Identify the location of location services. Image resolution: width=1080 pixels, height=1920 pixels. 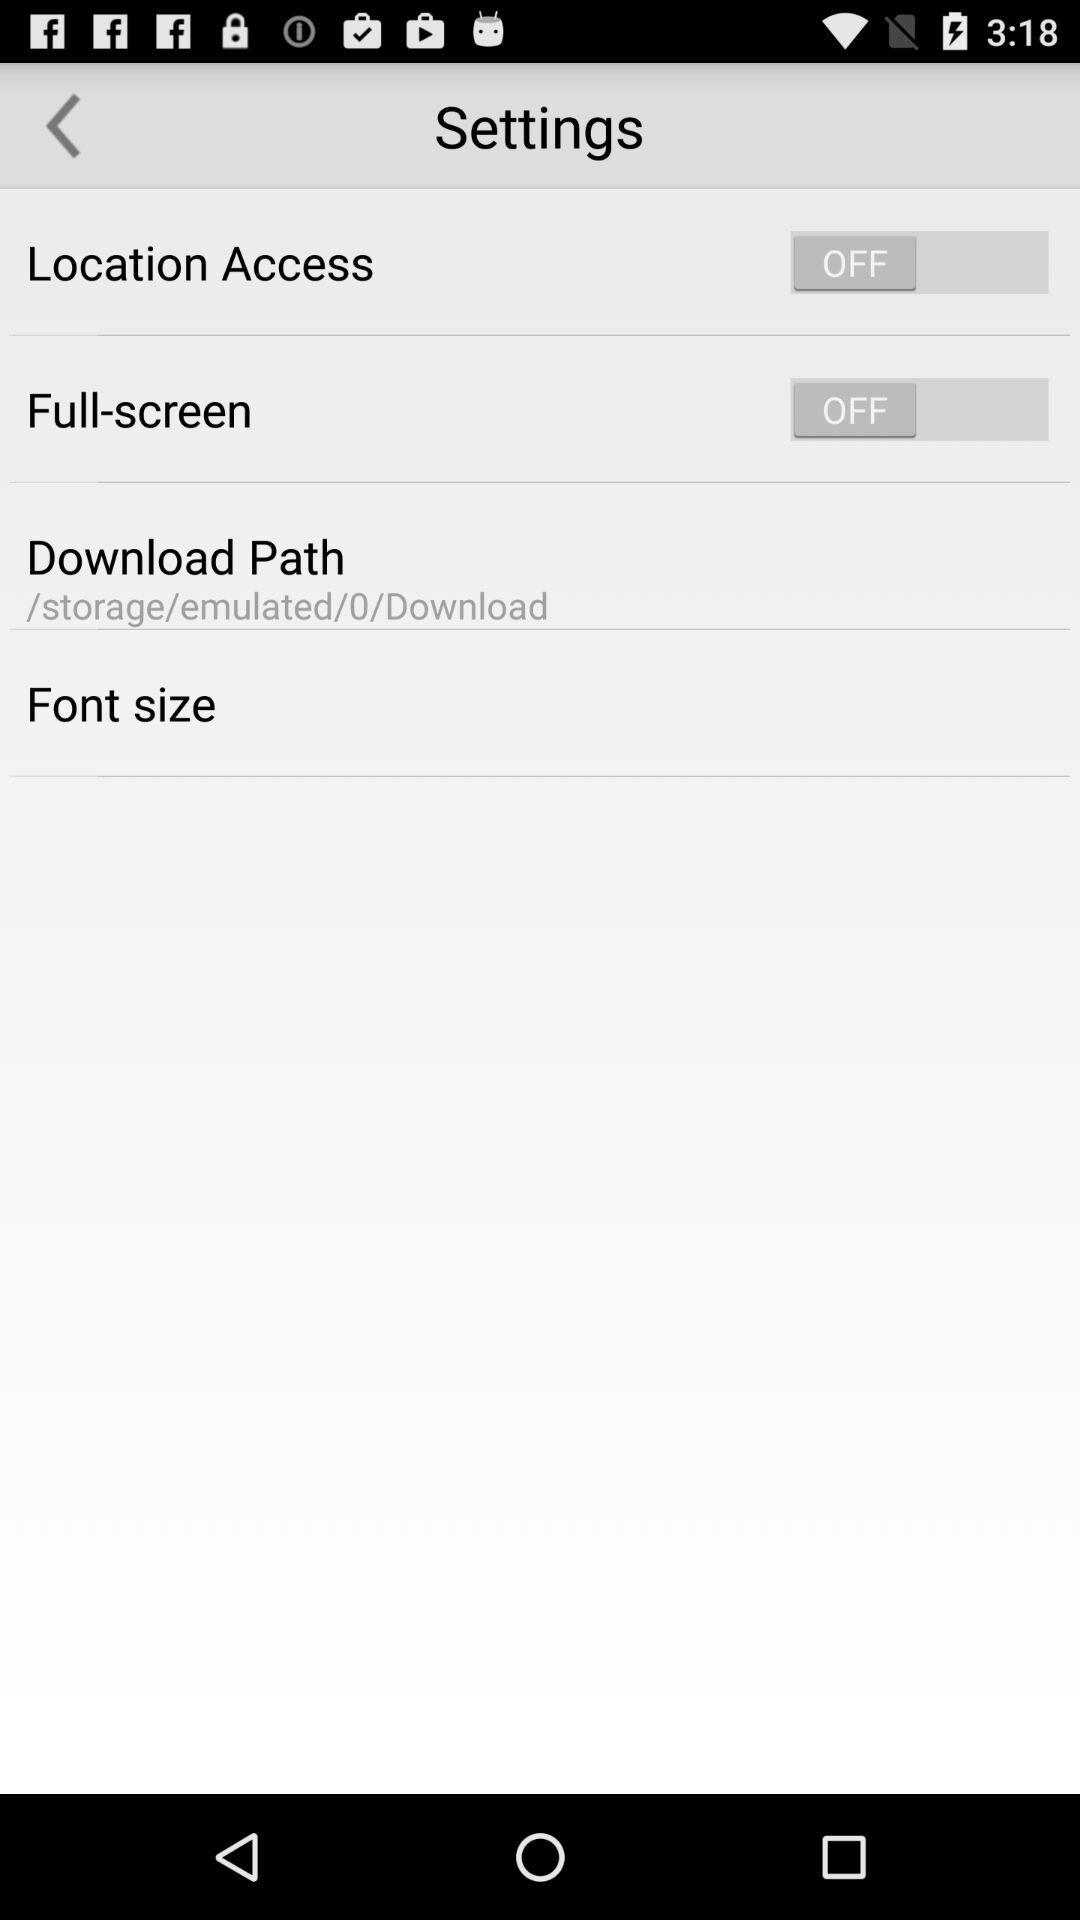
(919, 261).